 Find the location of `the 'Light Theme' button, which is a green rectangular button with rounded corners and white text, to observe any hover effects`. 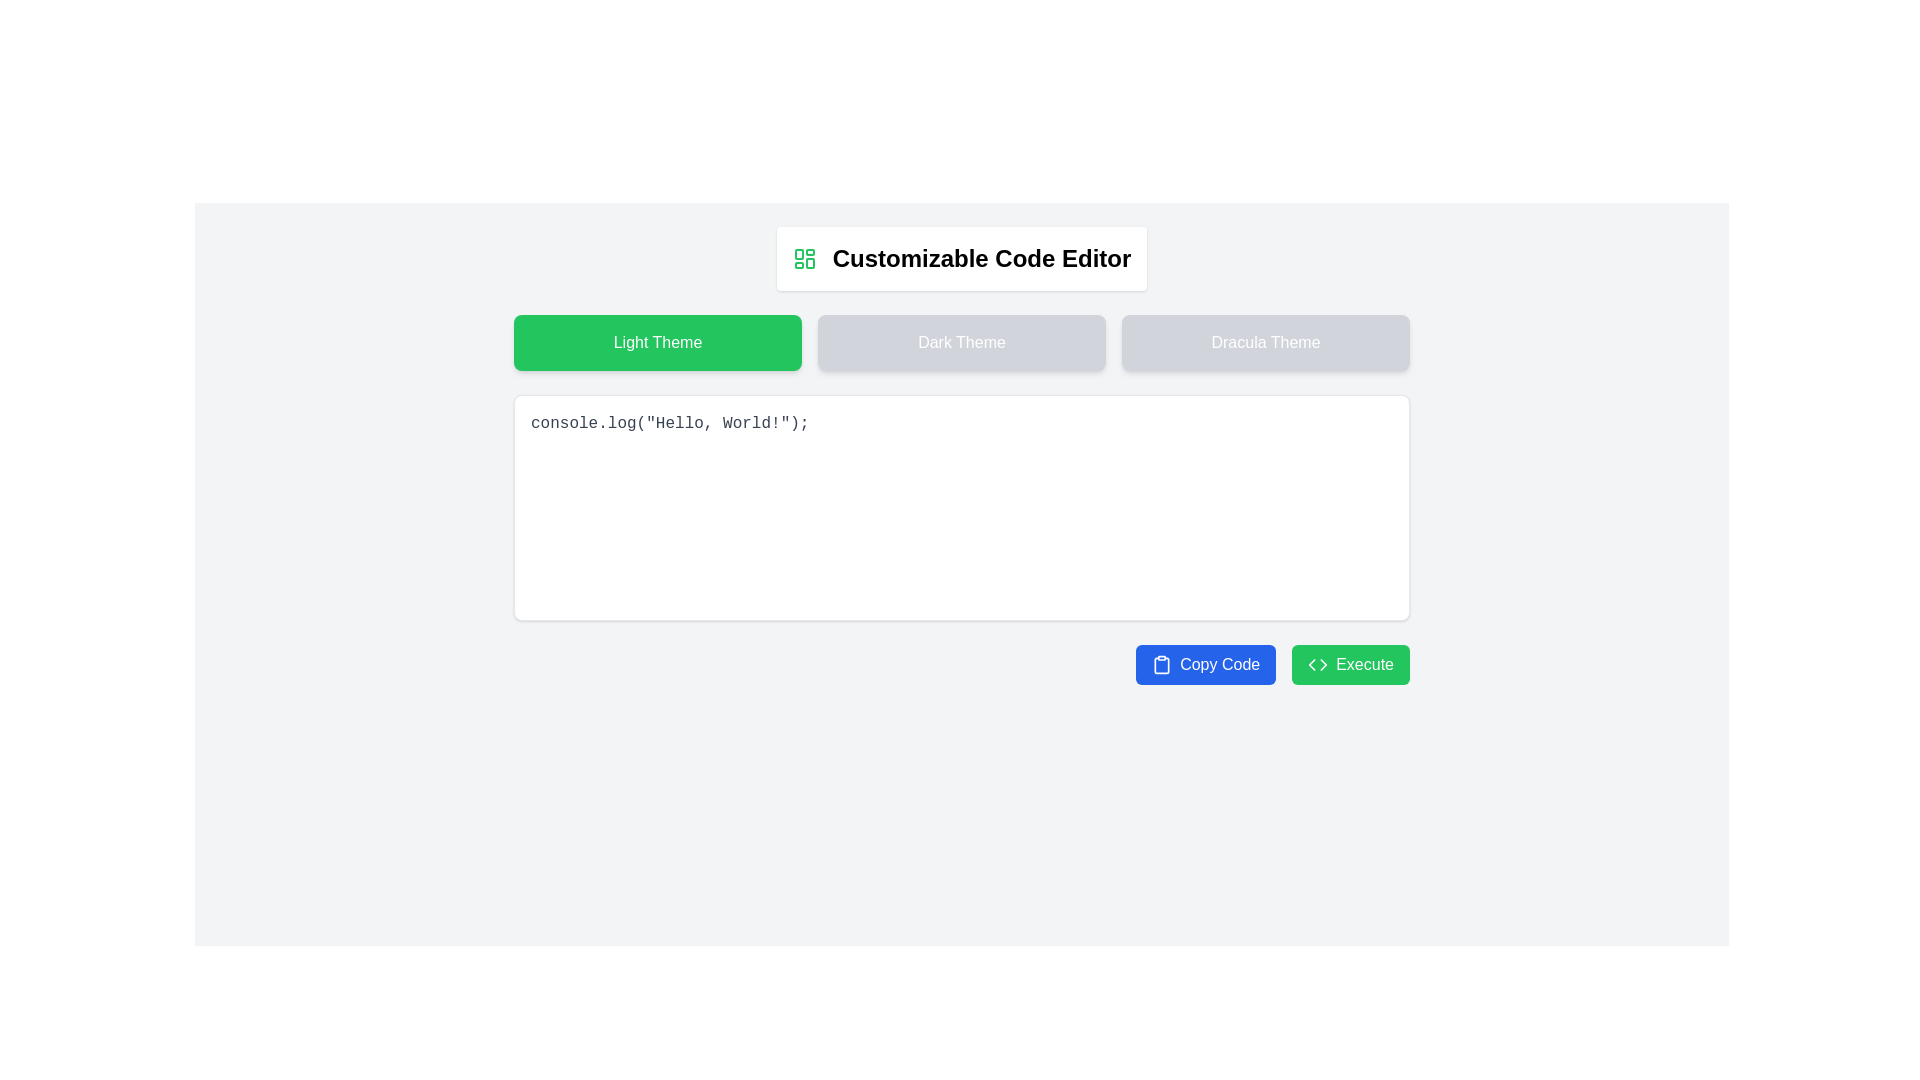

the 'Light Theme' button, which is a green rectangular button with rounded corners and white text, to observe any hover effects is located at coordinates (657, 342).